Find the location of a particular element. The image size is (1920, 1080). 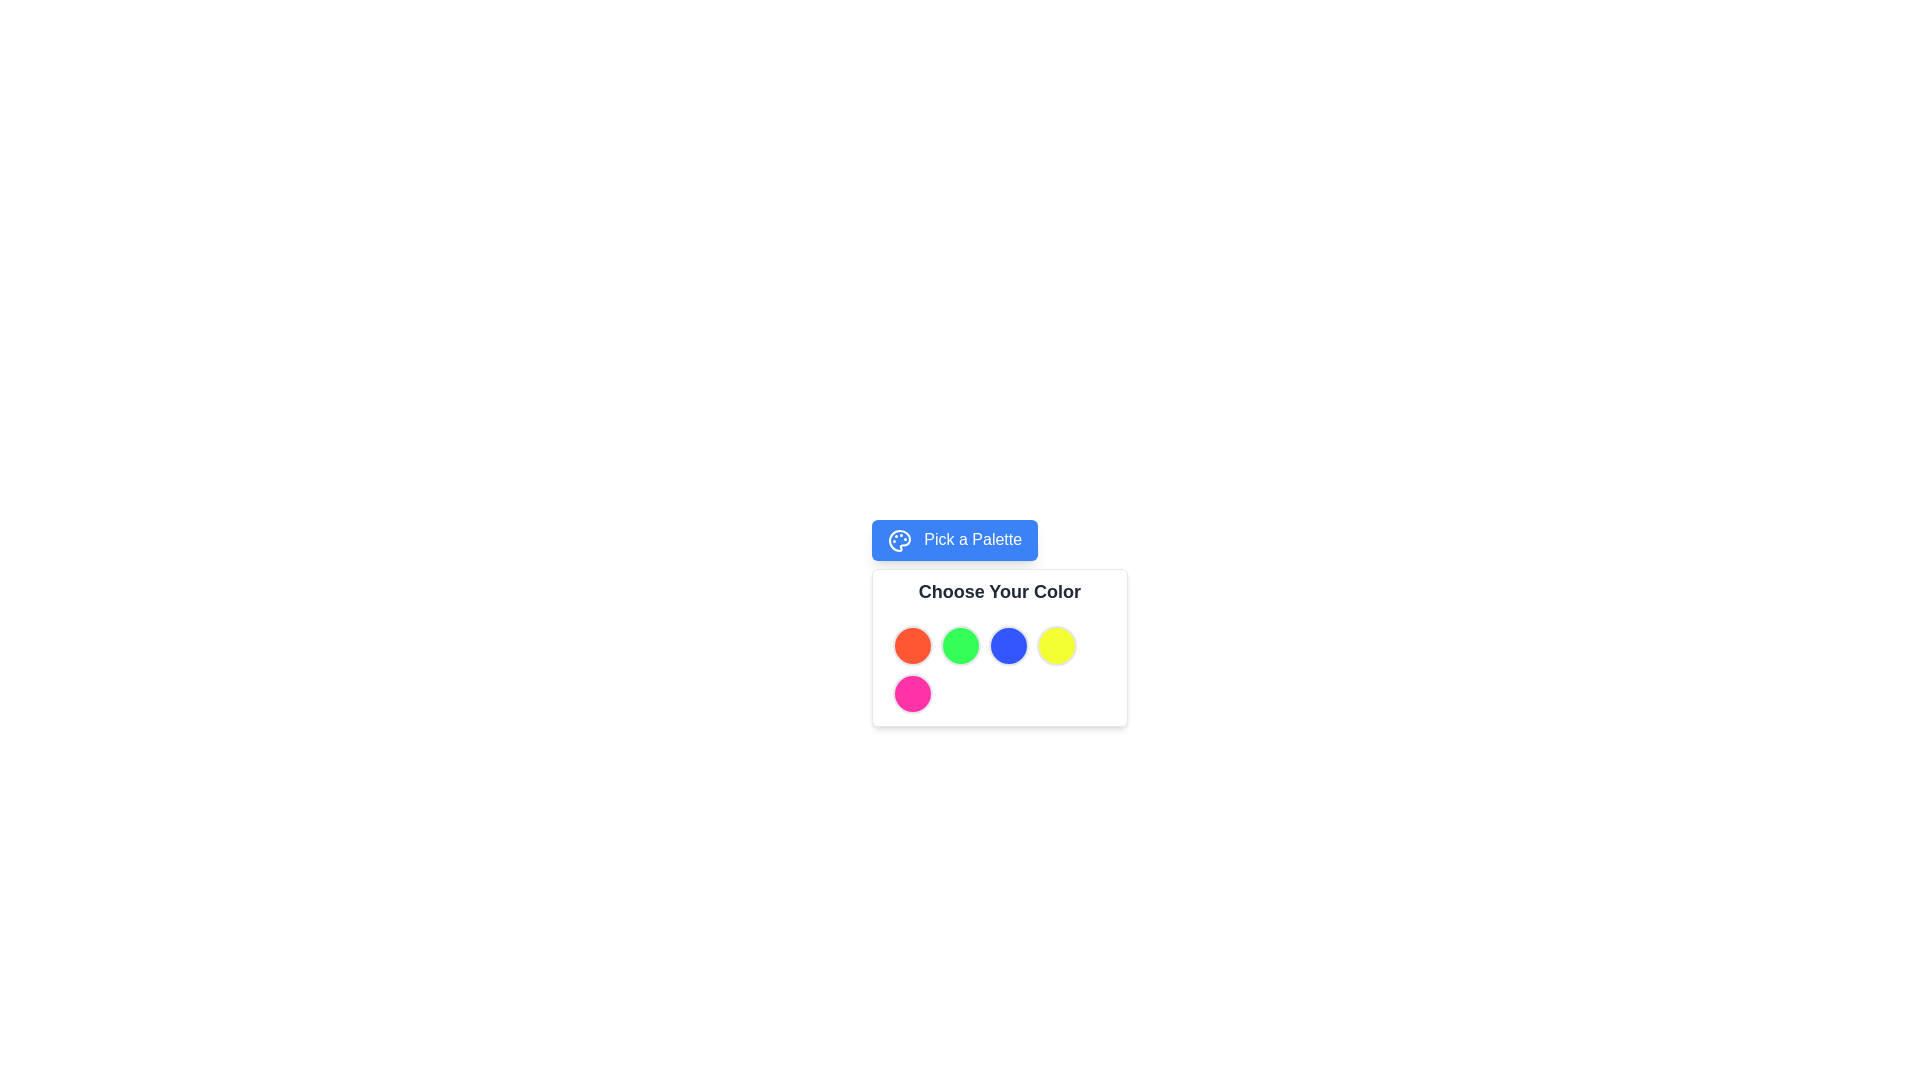

the small graphical icon resembling a palette with a blue background, located inside the 'Pick a Palette' button near the center-top of the interface is located at coordinates (898, 540).